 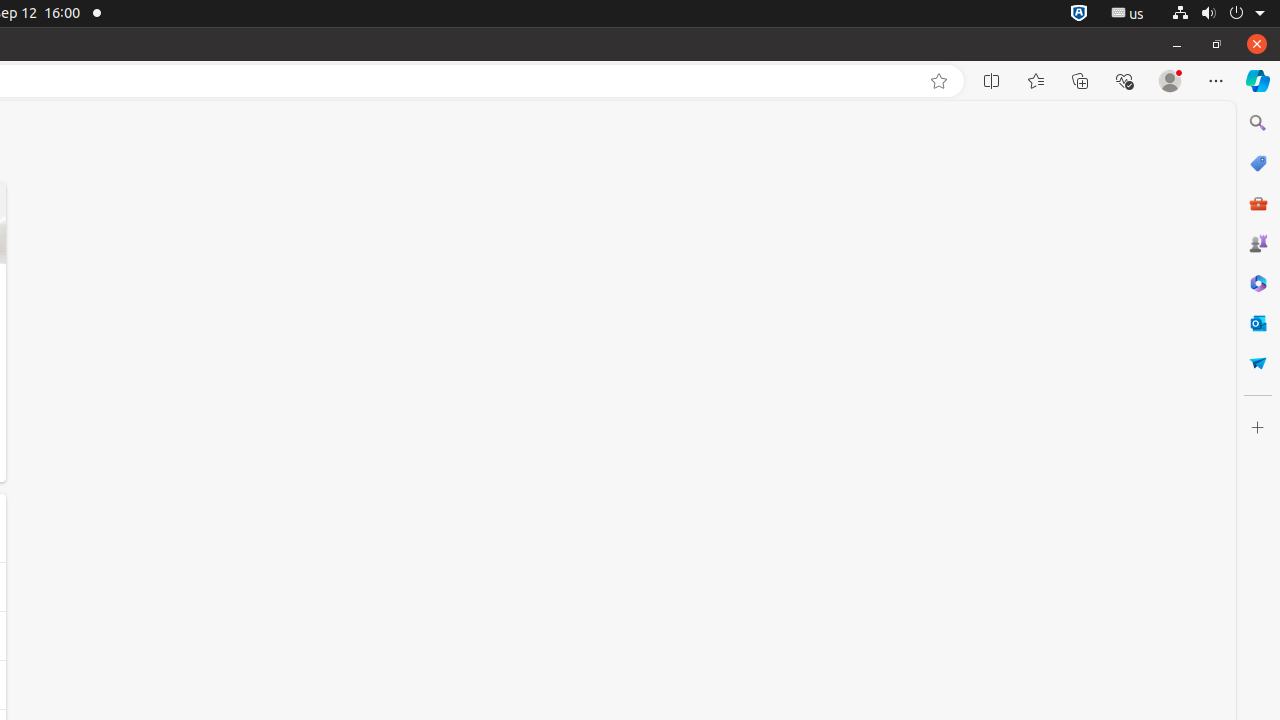 What do you see at coordinates (1256, 321) in the screenshot?
I see `'Outlook'` at bounding box center [1256, 321].